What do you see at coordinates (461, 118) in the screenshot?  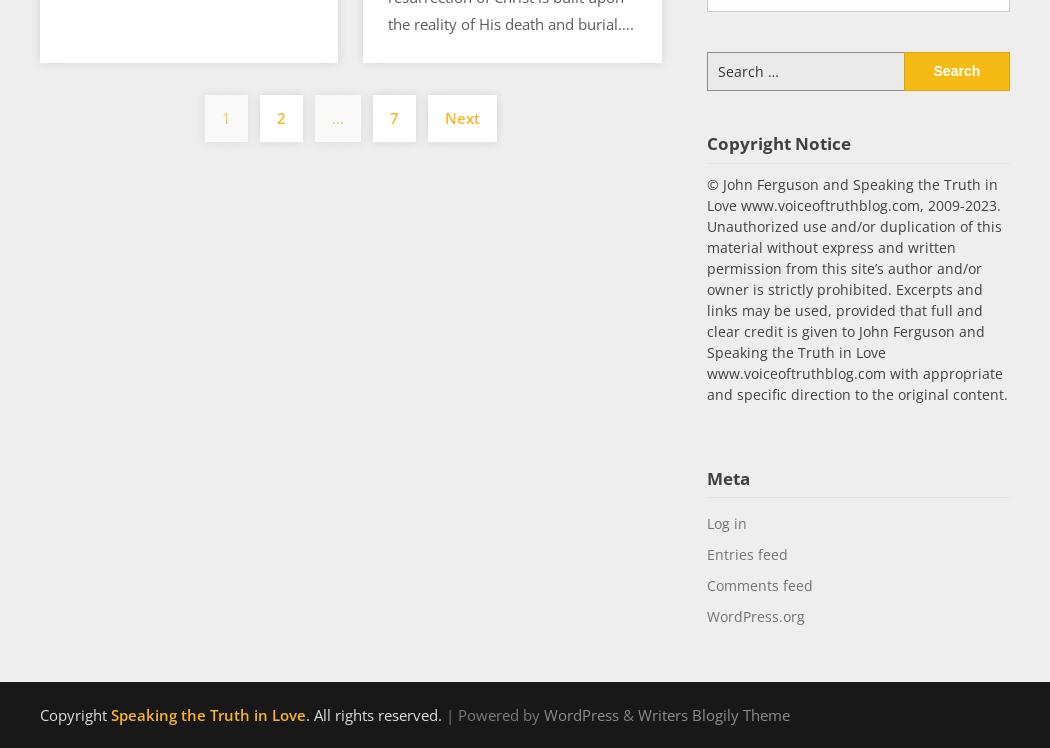 I see `'Next'` at bounding box center [461, 118].